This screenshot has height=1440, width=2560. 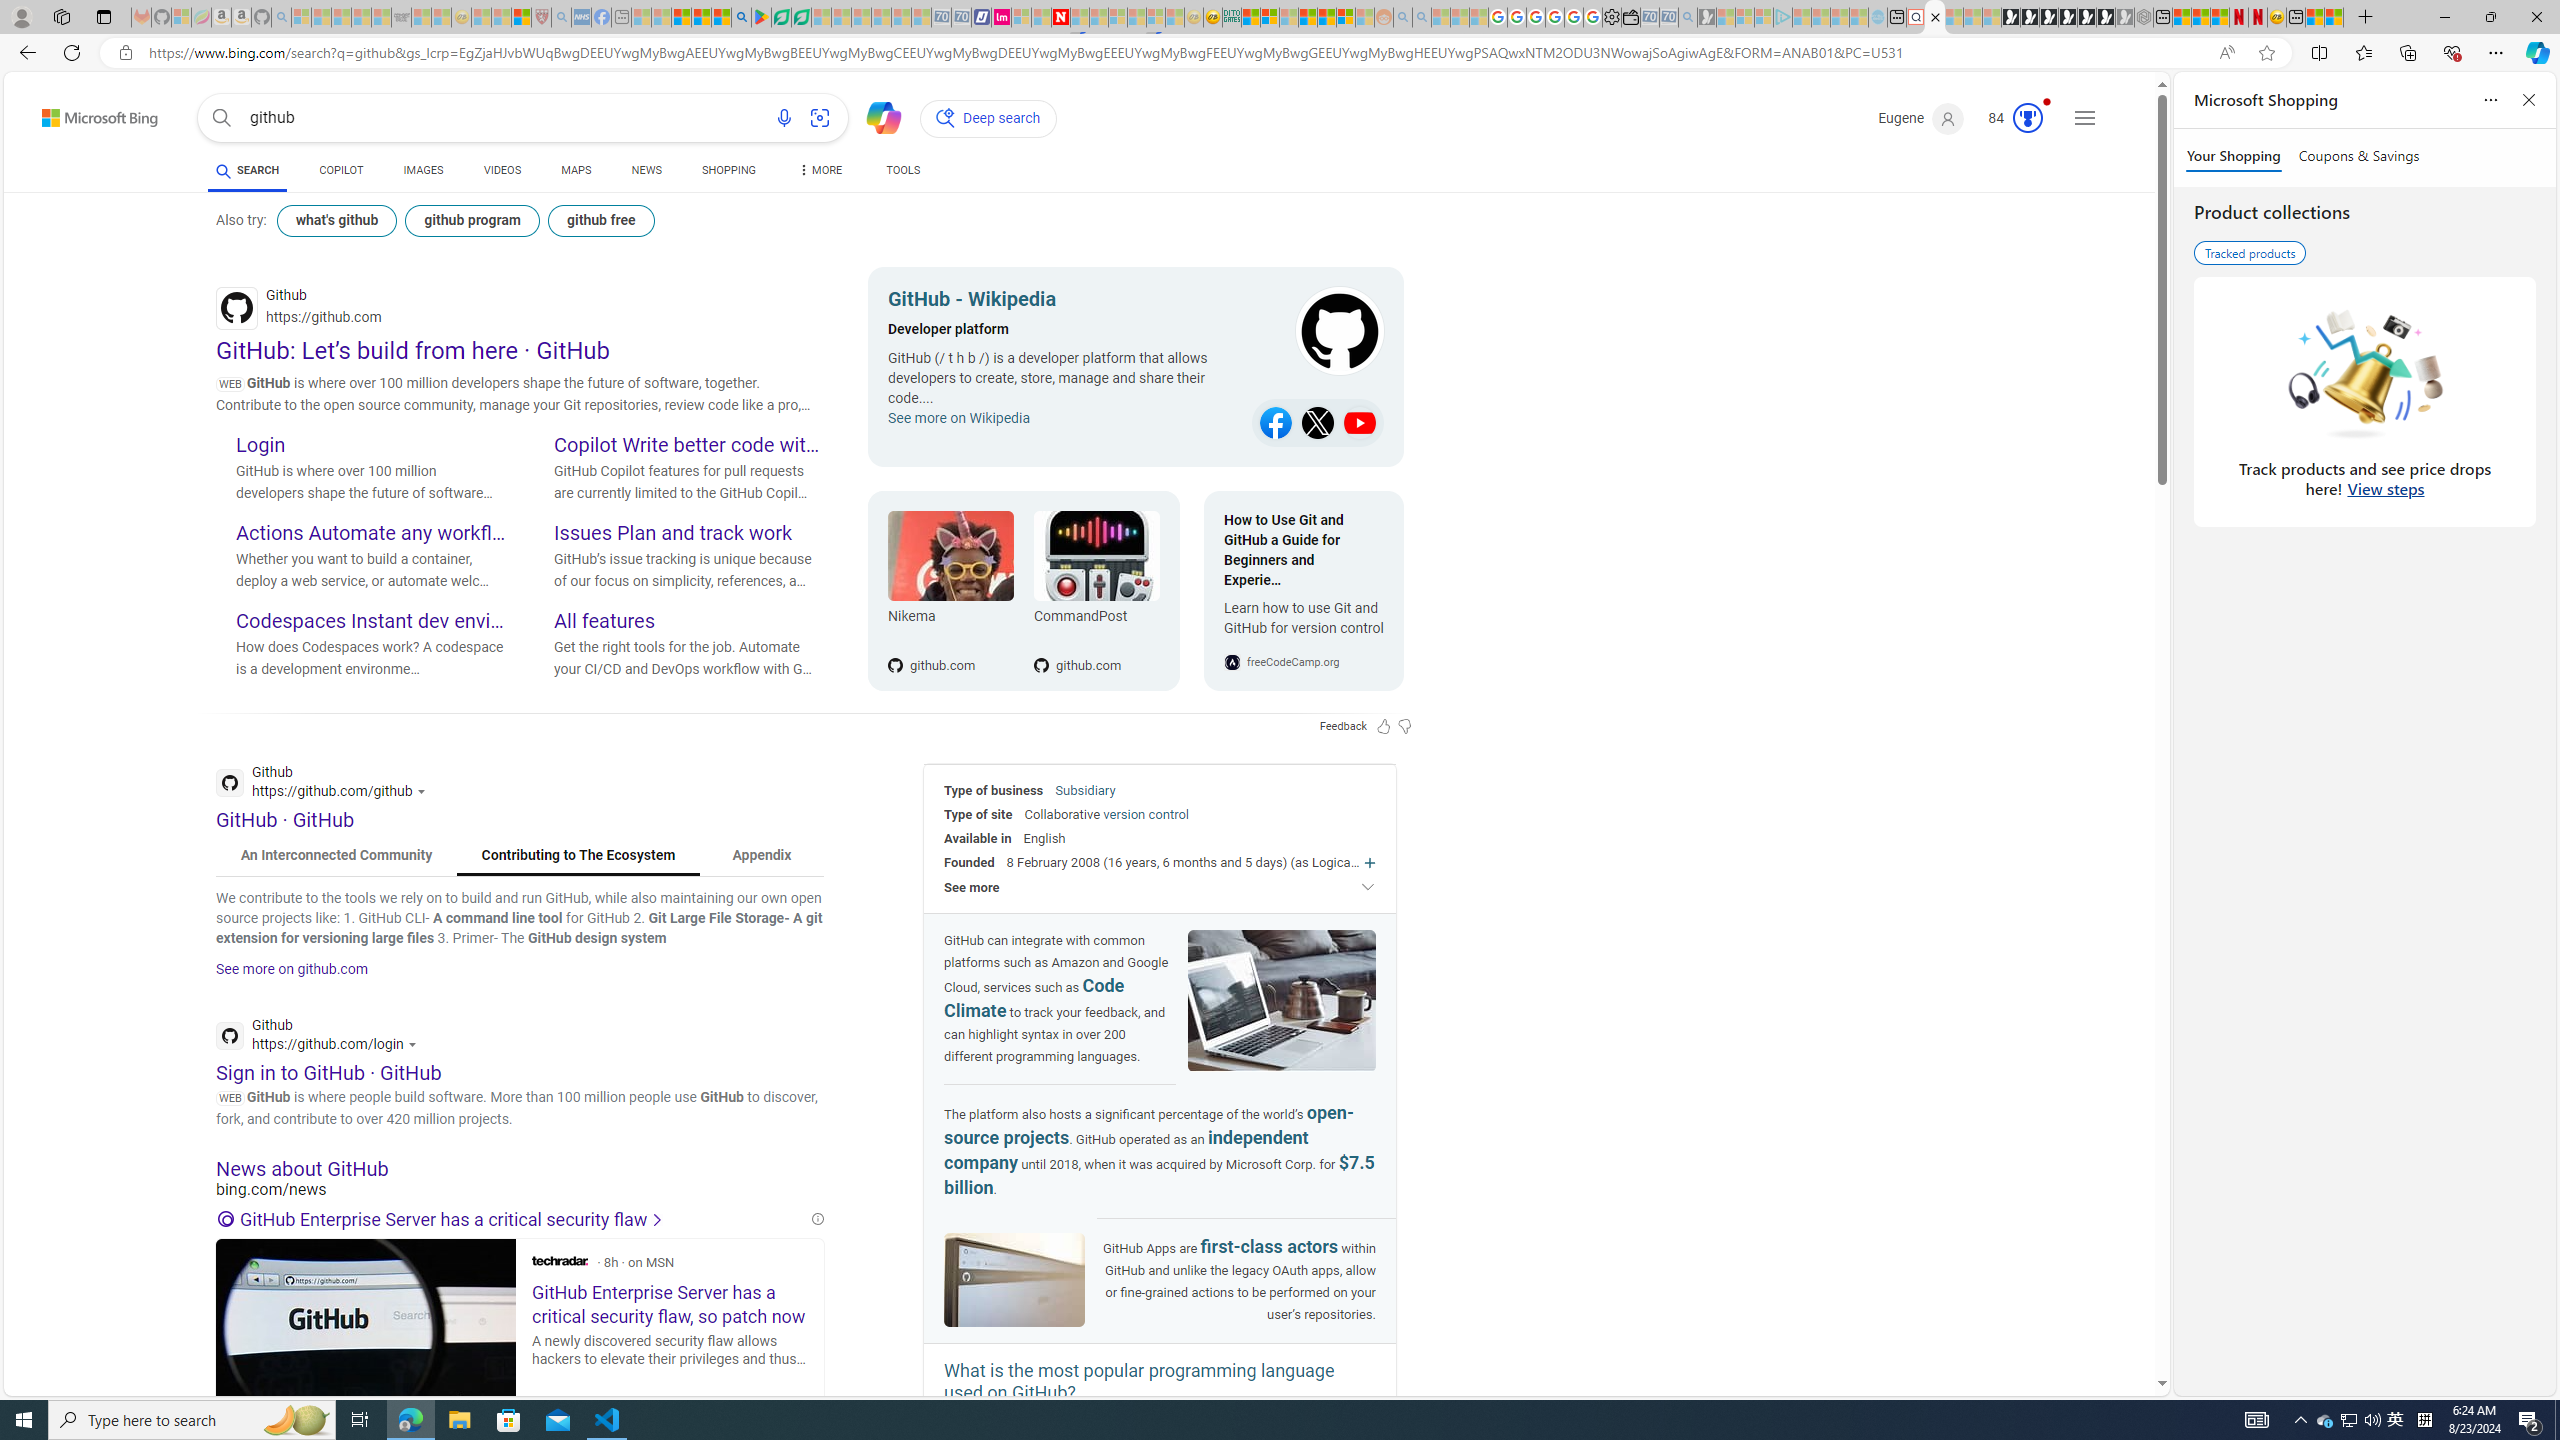 I want to click on '14 Common Myths Debunked By Scientific Facts - Sleeping', so click(x=1097, y=16).